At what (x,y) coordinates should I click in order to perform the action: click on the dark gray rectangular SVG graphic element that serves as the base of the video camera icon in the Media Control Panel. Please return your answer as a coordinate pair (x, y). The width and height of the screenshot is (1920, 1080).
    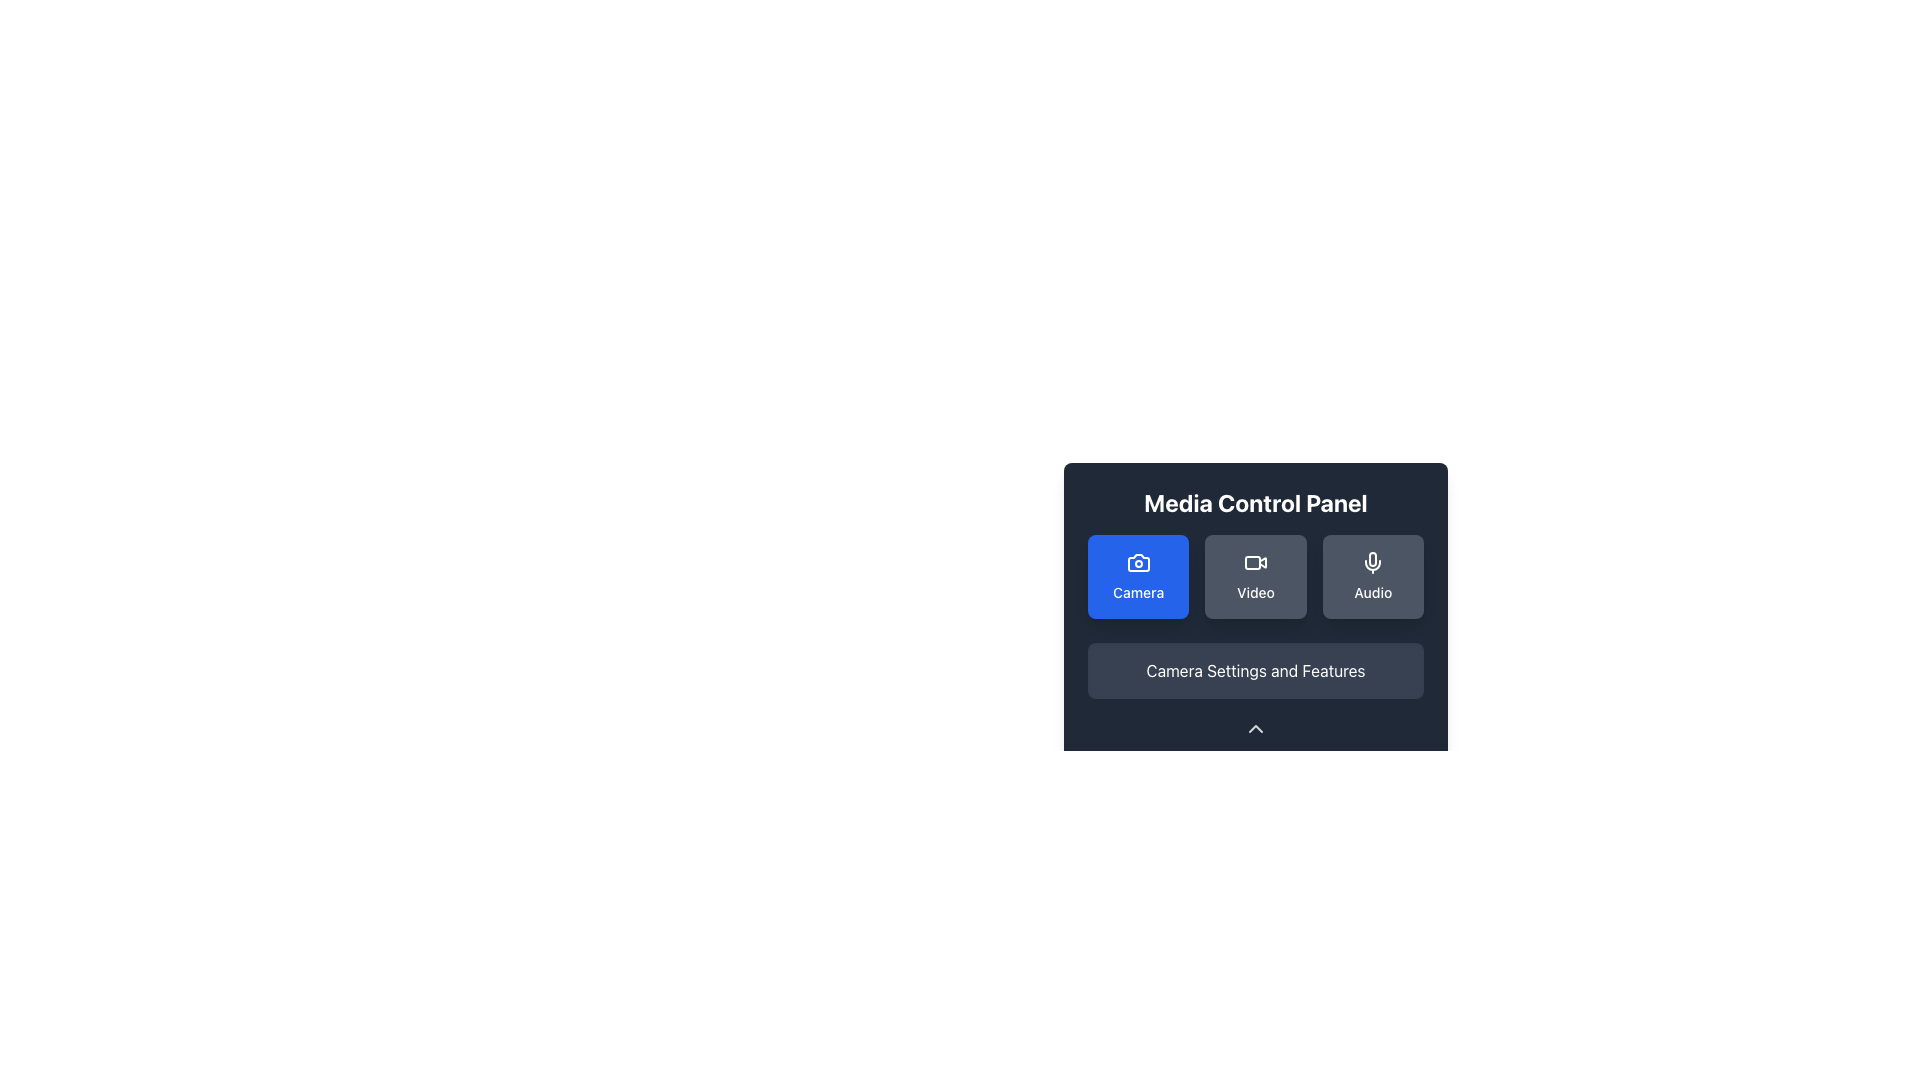
    Looking at the image, I should click on (1251, 563).